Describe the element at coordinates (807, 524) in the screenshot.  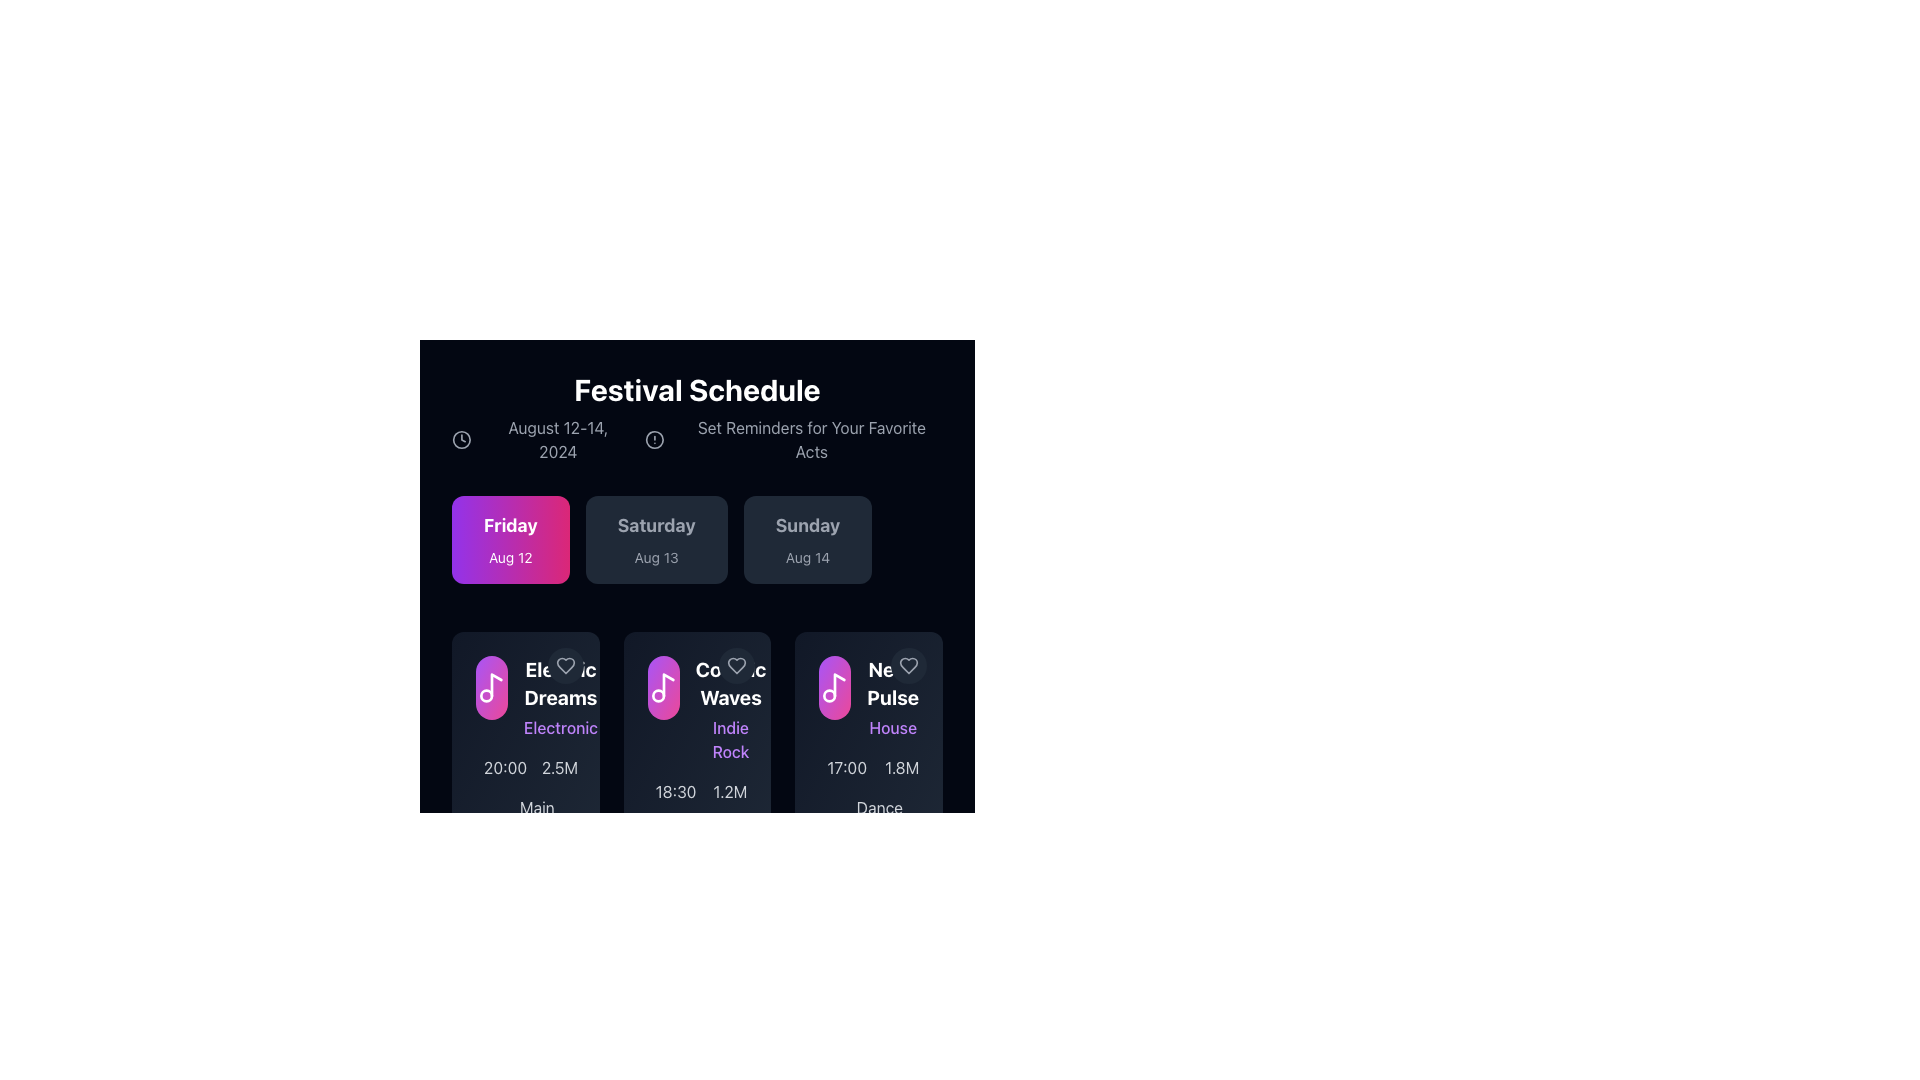
I see `the text label indicating 'Sunday' in the date selection interface, which is the third box in a row of three boxes aligned horizontally with 'Friday' and 'Saturday'` at that location.